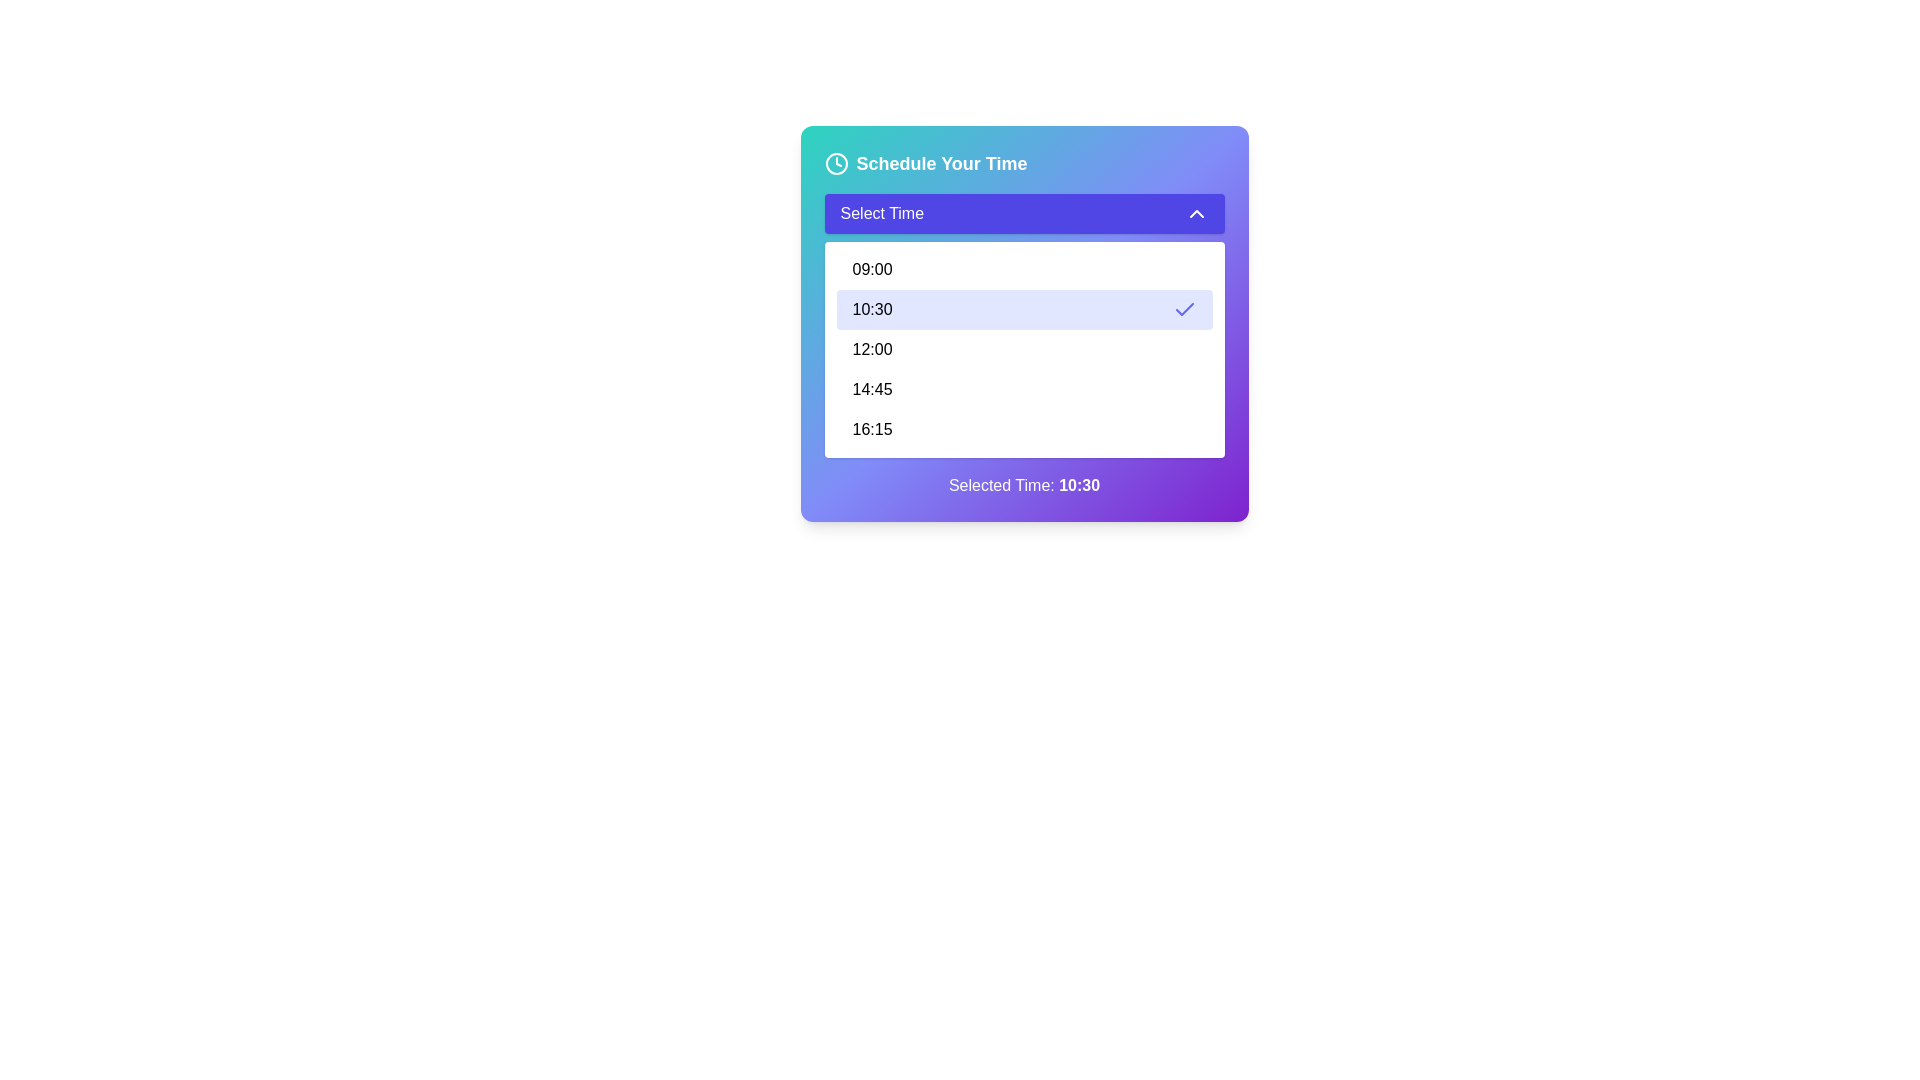 Image resolution: width=1920 pixels, height=1080 pixels. I want to click on the selectable time option '12:00' in the dropdown menu, so click(872, 349).